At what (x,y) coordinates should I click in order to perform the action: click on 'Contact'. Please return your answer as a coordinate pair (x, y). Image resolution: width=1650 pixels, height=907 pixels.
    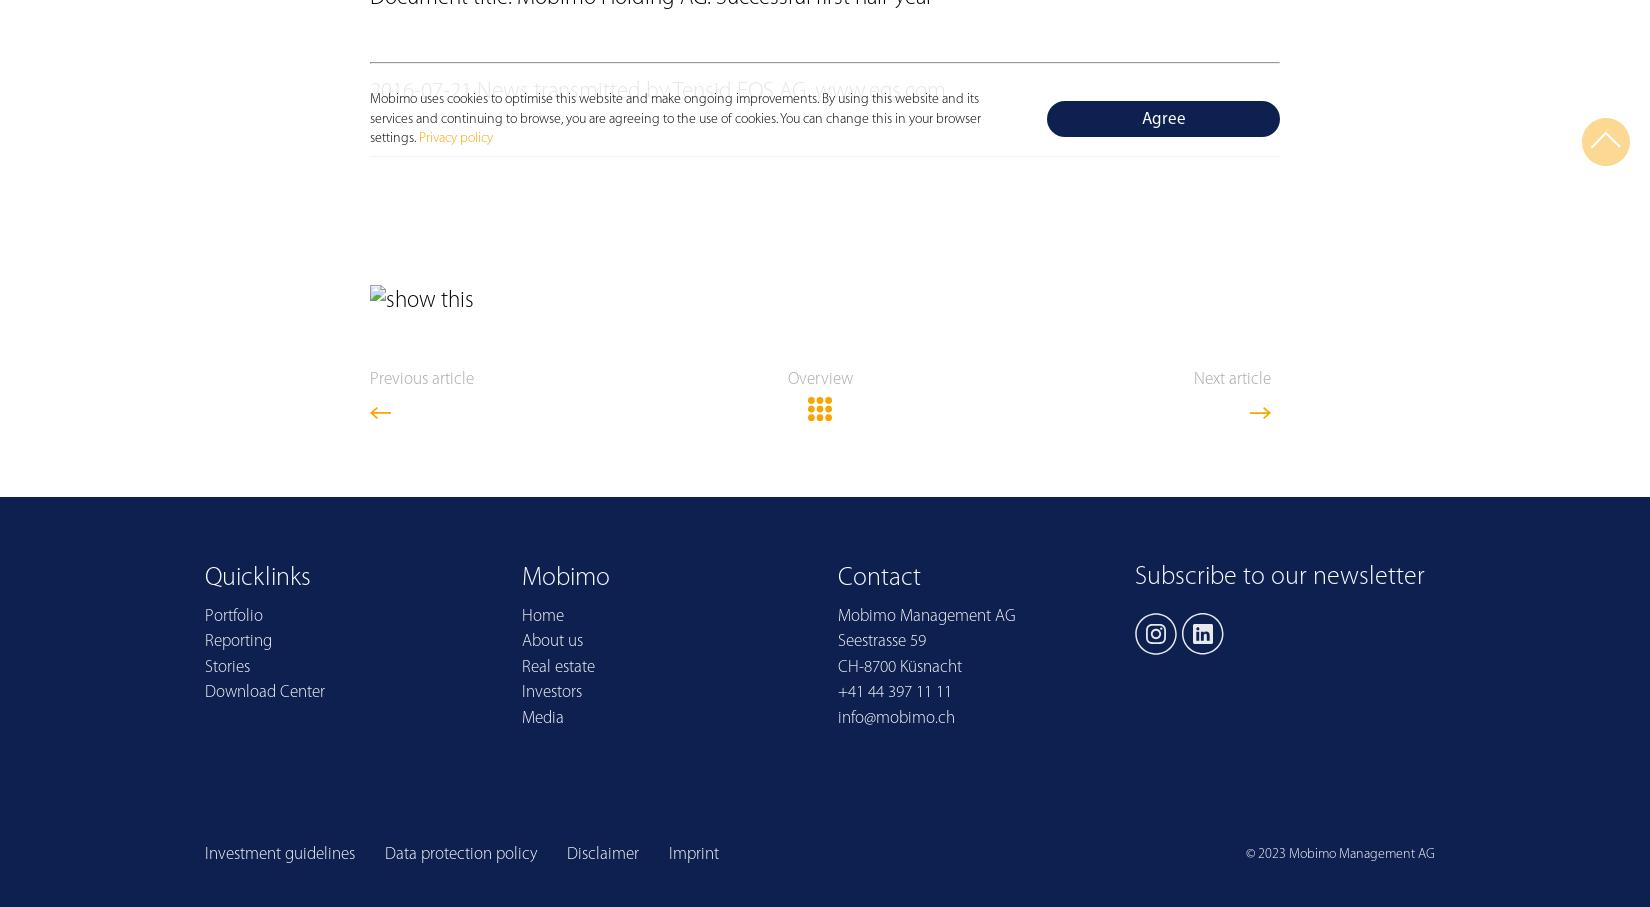
    Looking at the image, I should click on (879, 577).